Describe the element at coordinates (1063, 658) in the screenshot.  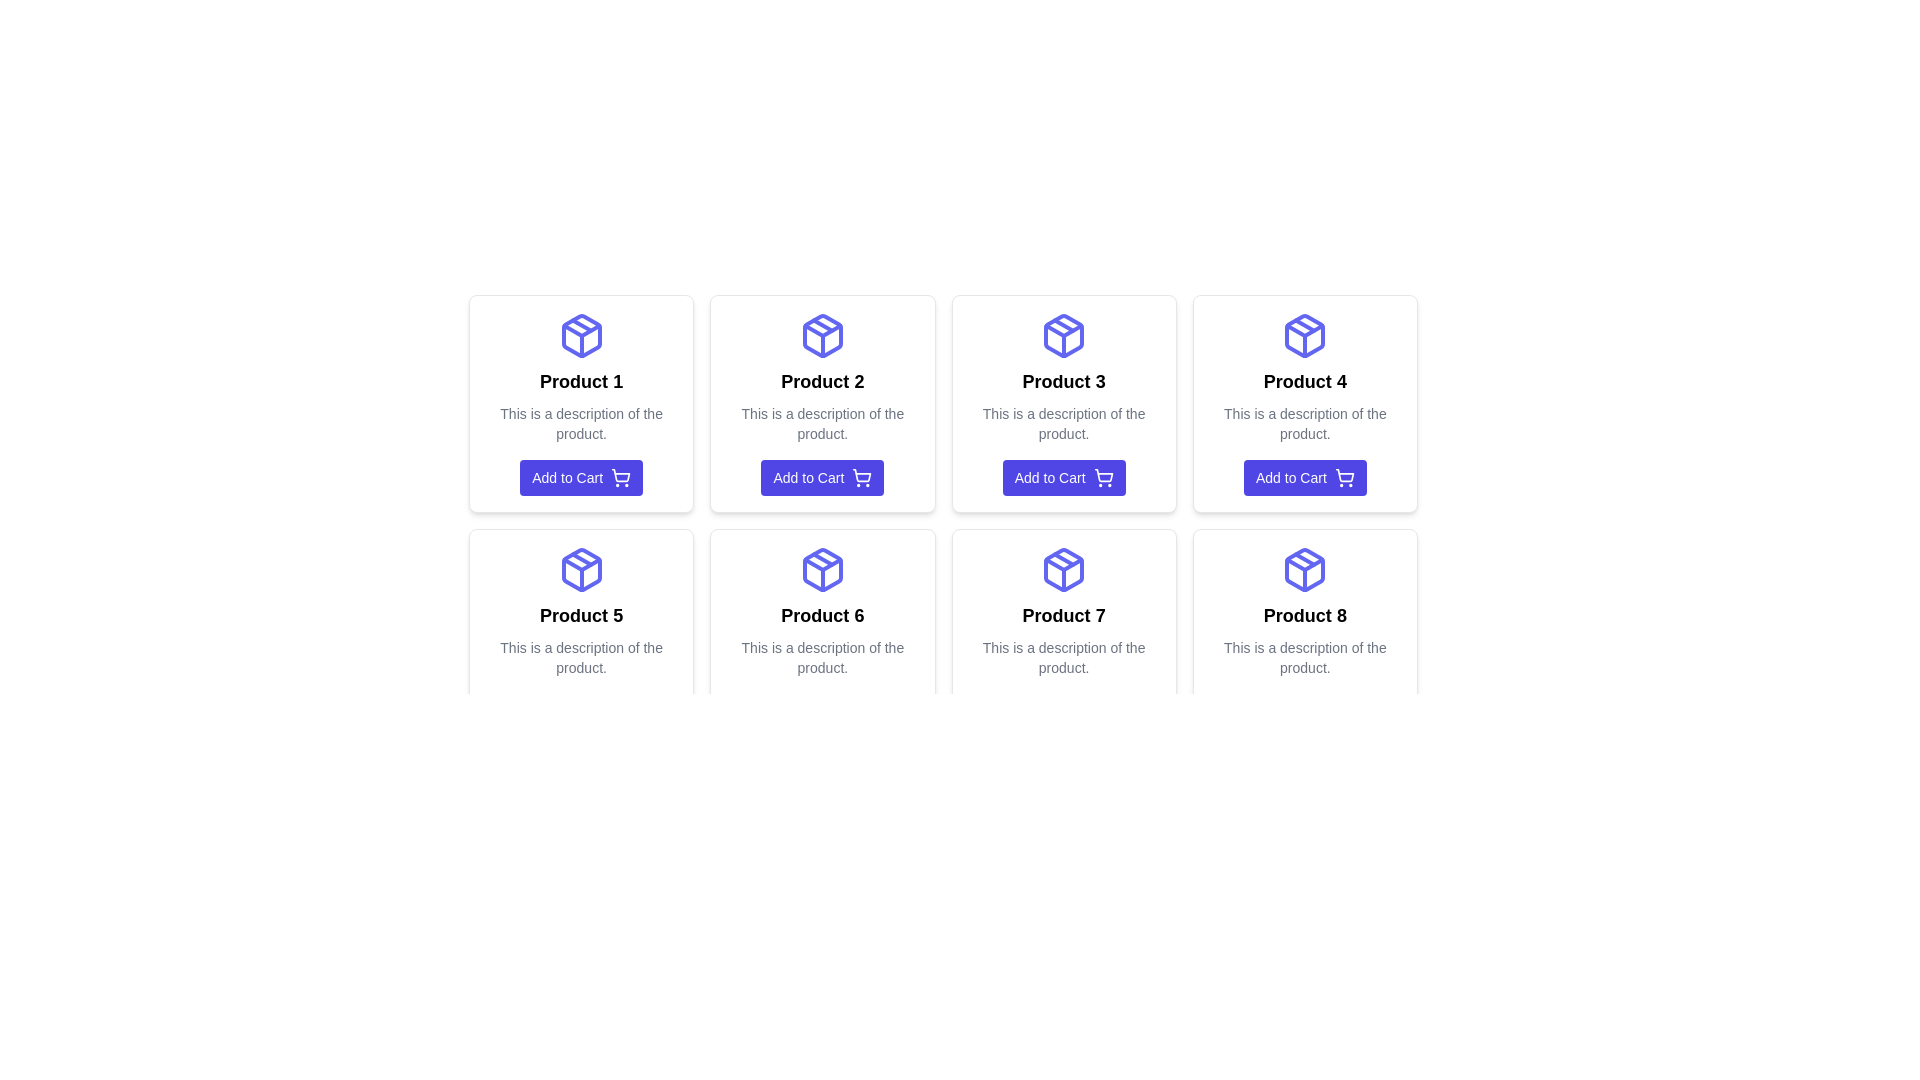
I see `the product description text for 'Product 7', which is located below the title and above the 'Add to Cart' button in the card layout` at that location.